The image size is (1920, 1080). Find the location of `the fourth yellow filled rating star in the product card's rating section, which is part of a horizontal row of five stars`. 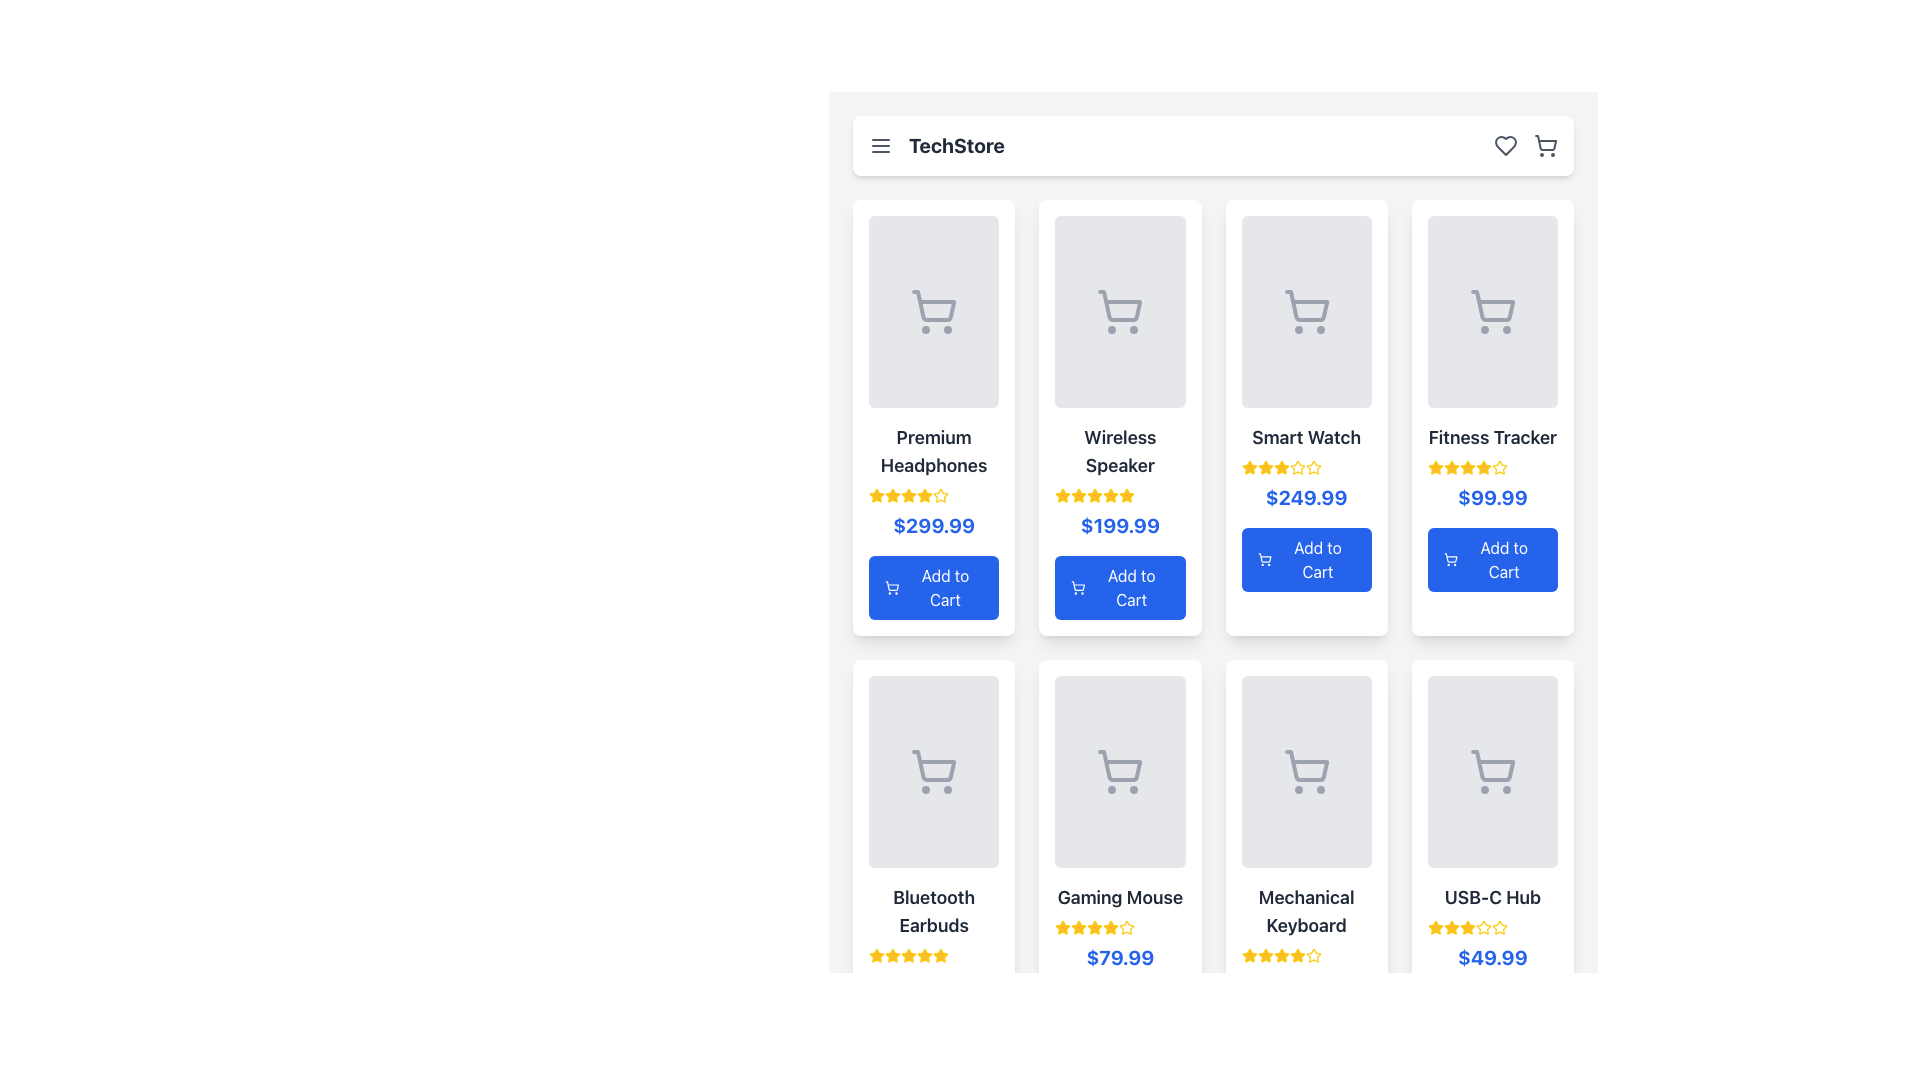

the fourth yellow filled rating star in the product card's rating section, which is part of a horizontal row of five stars is located at coordinates (907, 495).